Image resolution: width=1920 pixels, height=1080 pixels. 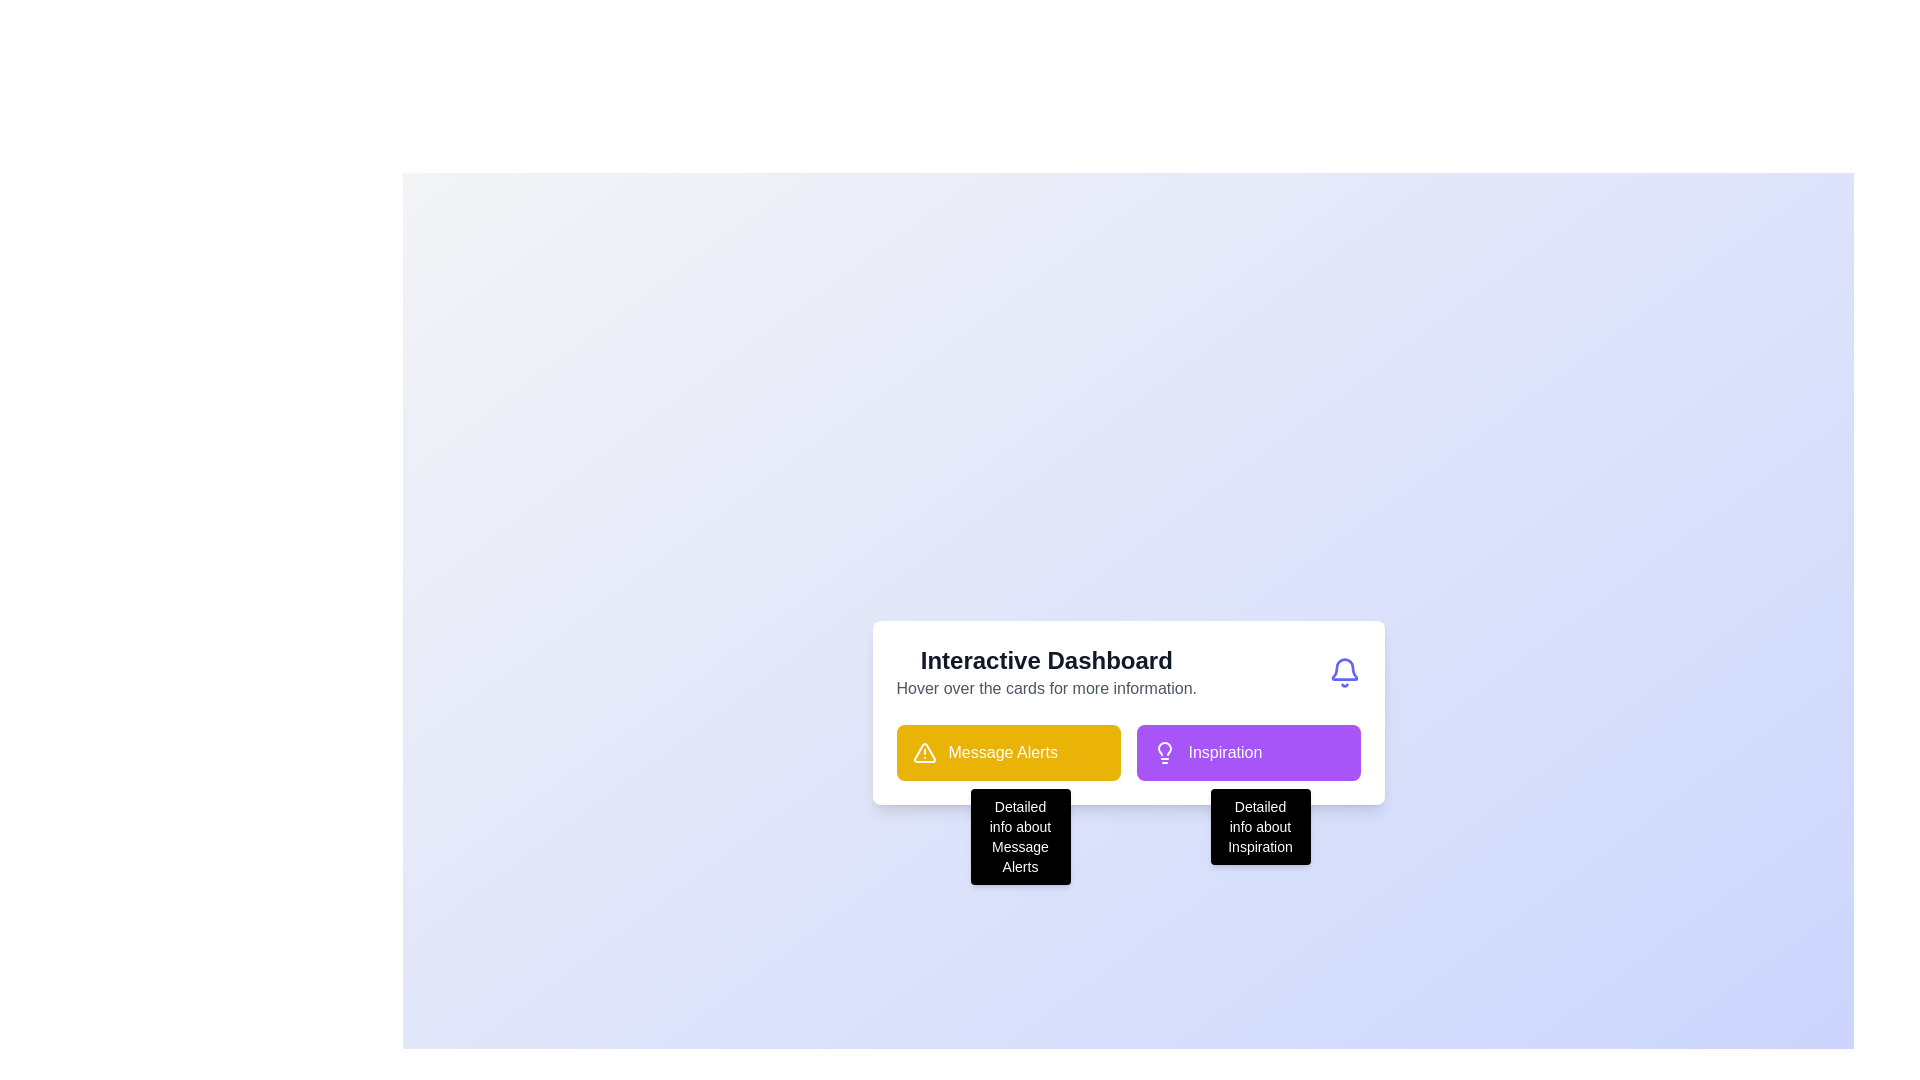 What do you see at coordinates (1020, 837) in the screenshot?
I see `the tooltip displaying 'Detailed info about Message Alerts', which appears dynamically beneath the 'Message Alerts' button` at bounding box center [1020, 837].